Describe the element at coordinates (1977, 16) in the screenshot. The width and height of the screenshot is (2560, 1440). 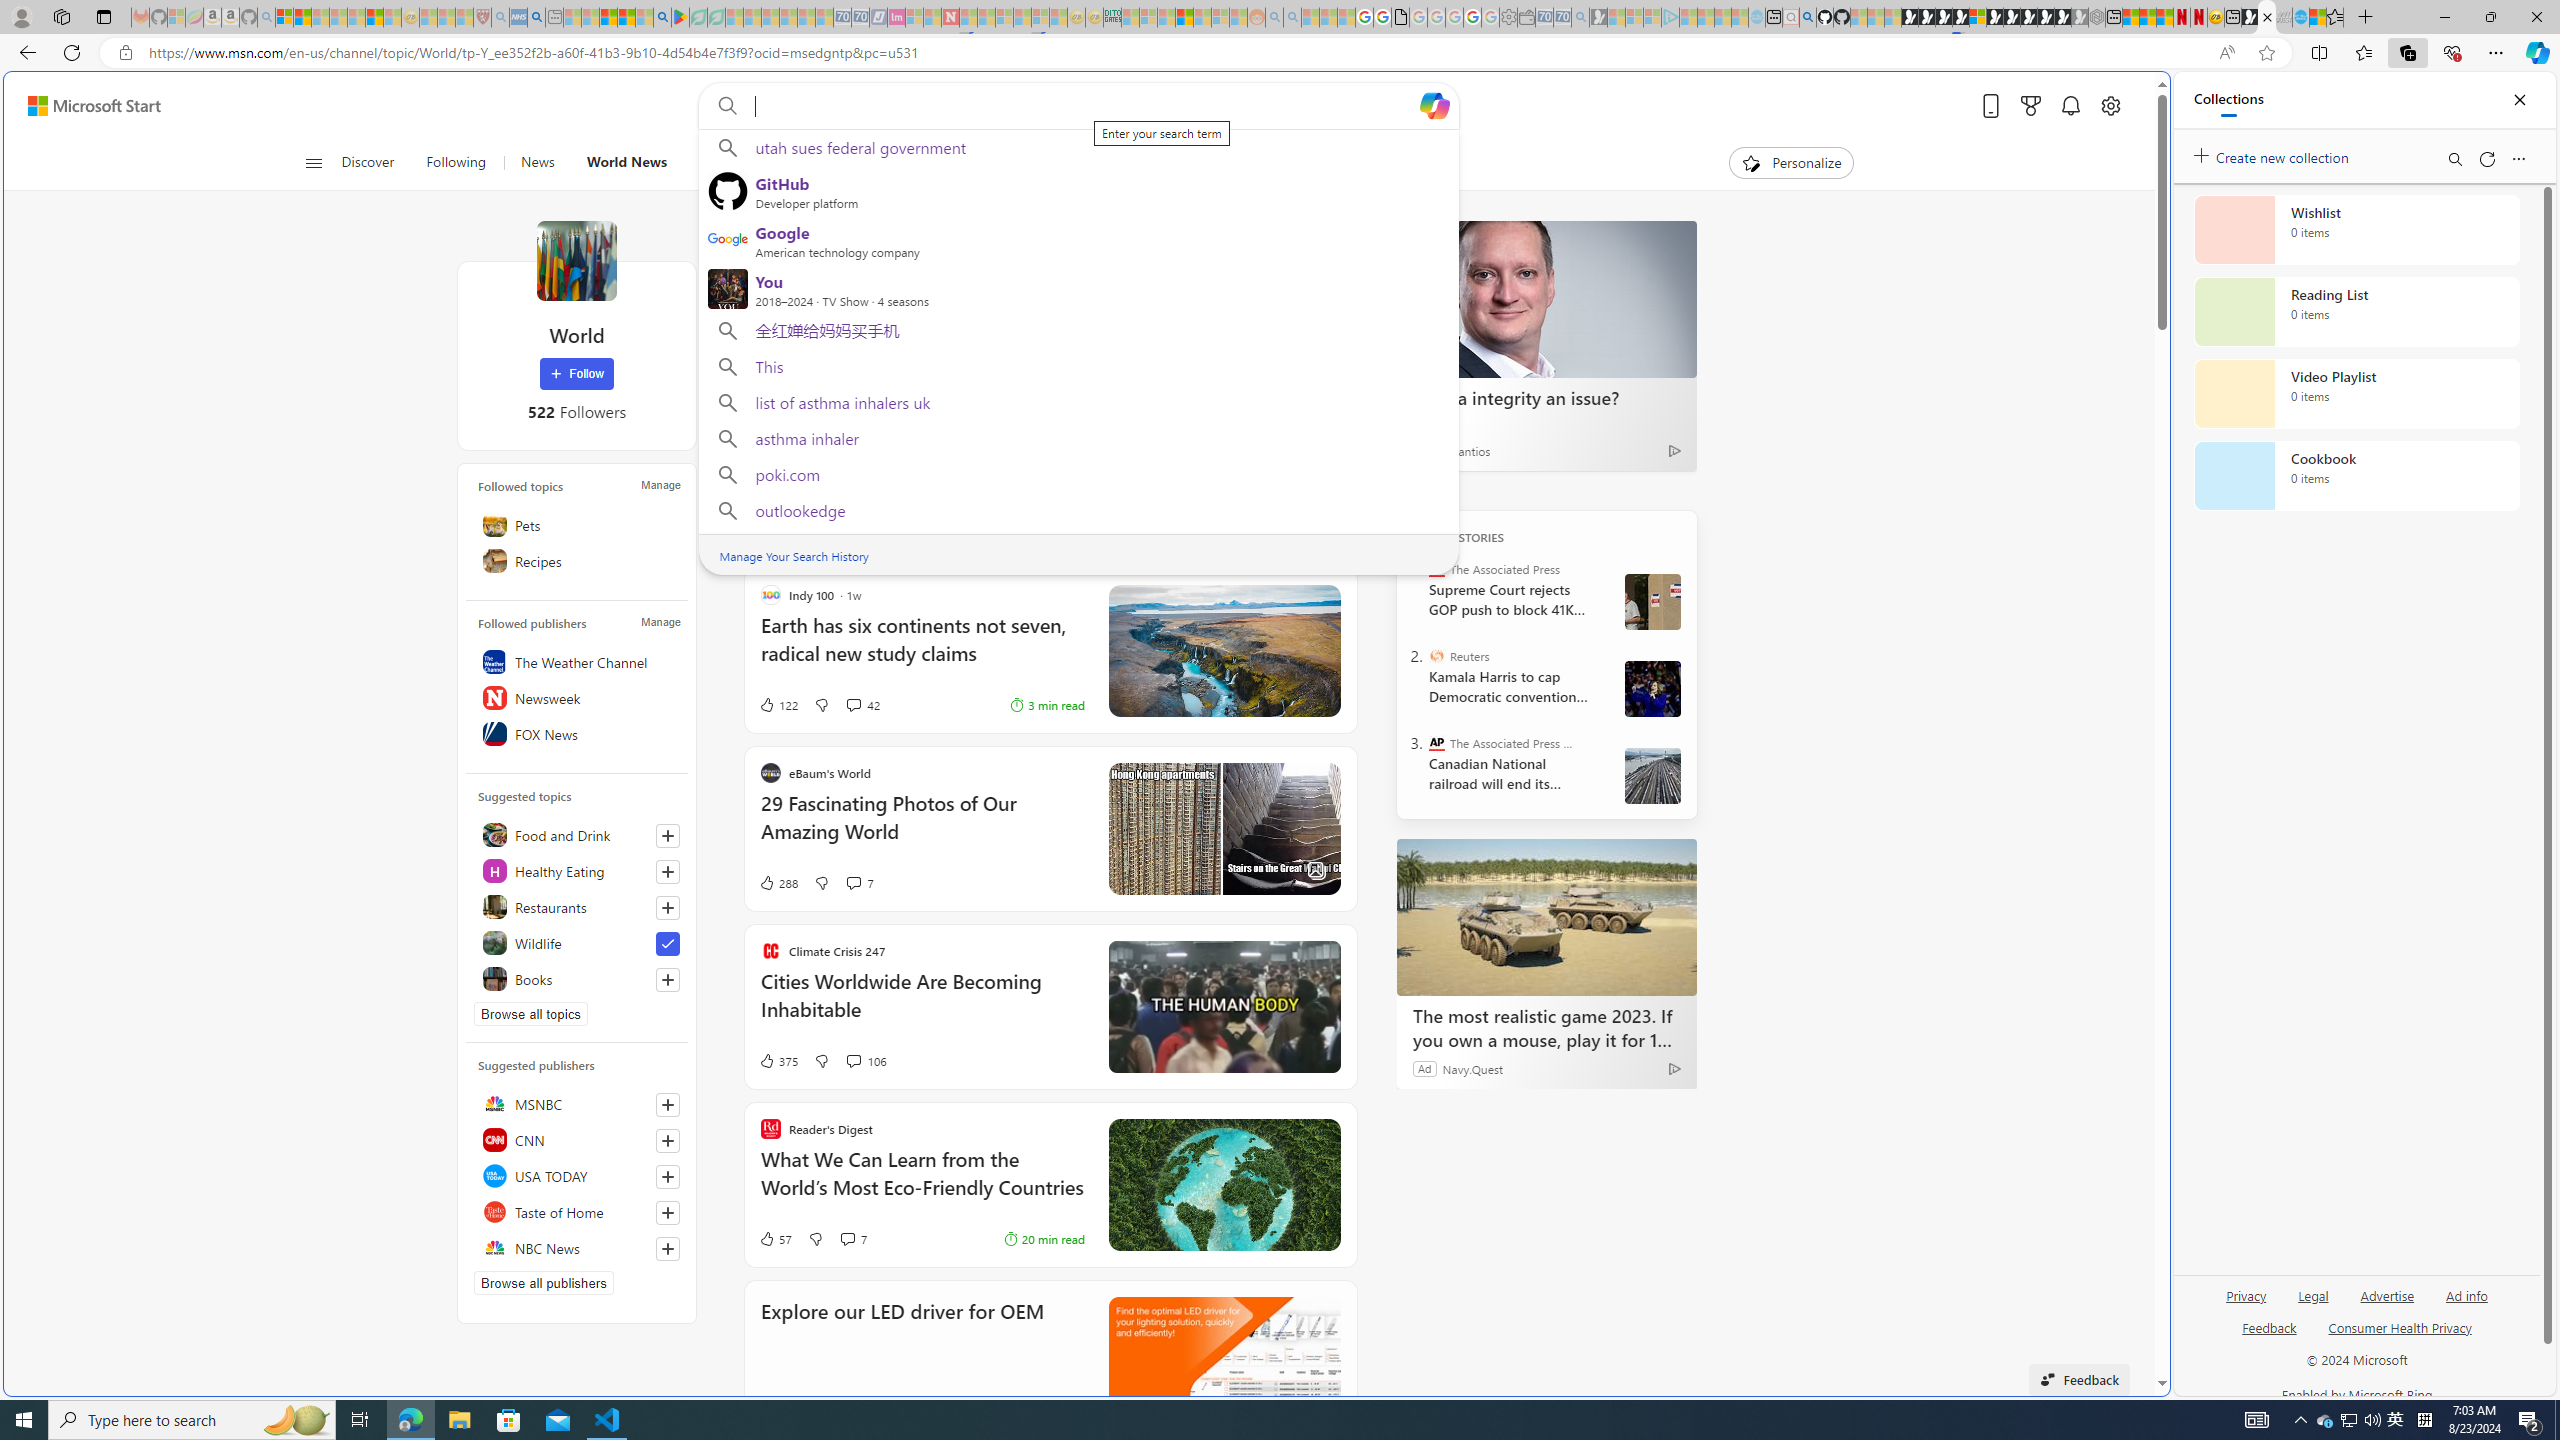
I see `'Sign in to your account'` at that location.